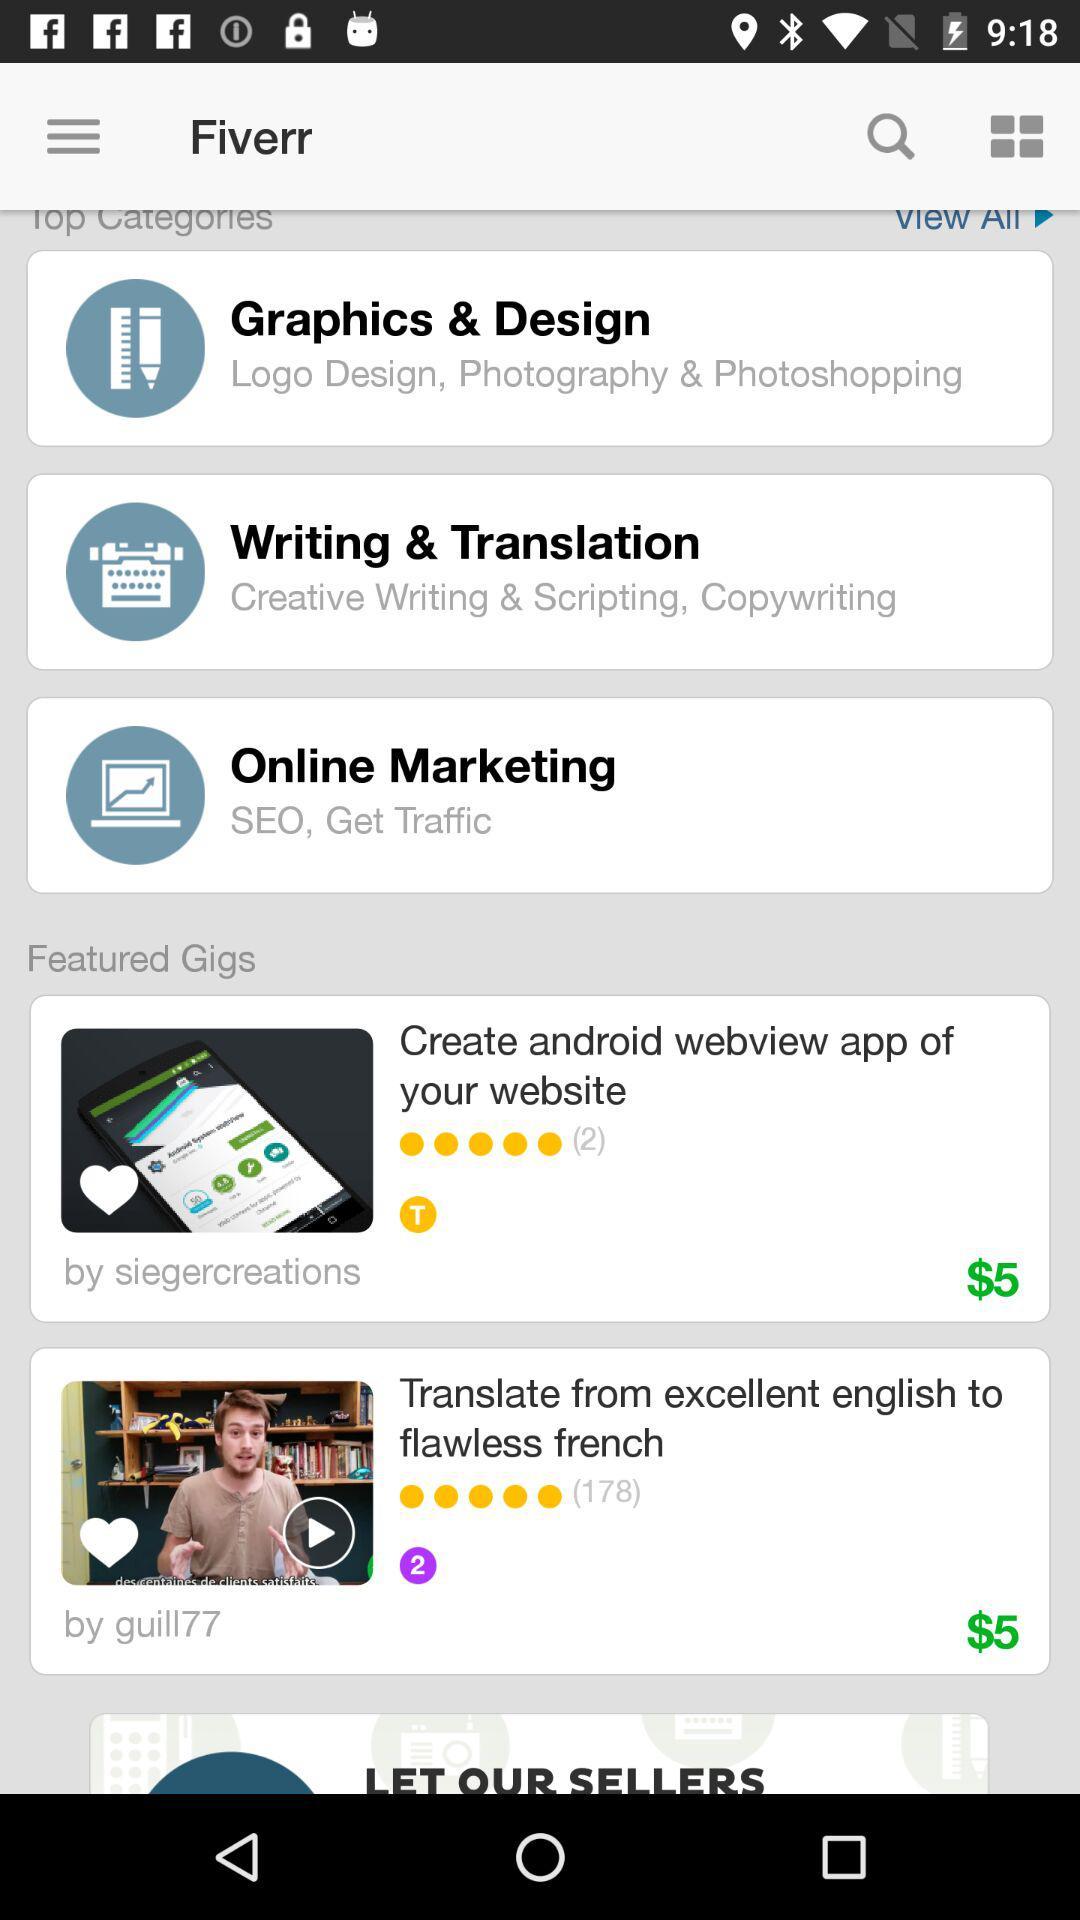 Image resolution: width=1080 pixels, height=1920 pixels. I want to click on the item below the translate from excellent icon, so click(555, 1496).